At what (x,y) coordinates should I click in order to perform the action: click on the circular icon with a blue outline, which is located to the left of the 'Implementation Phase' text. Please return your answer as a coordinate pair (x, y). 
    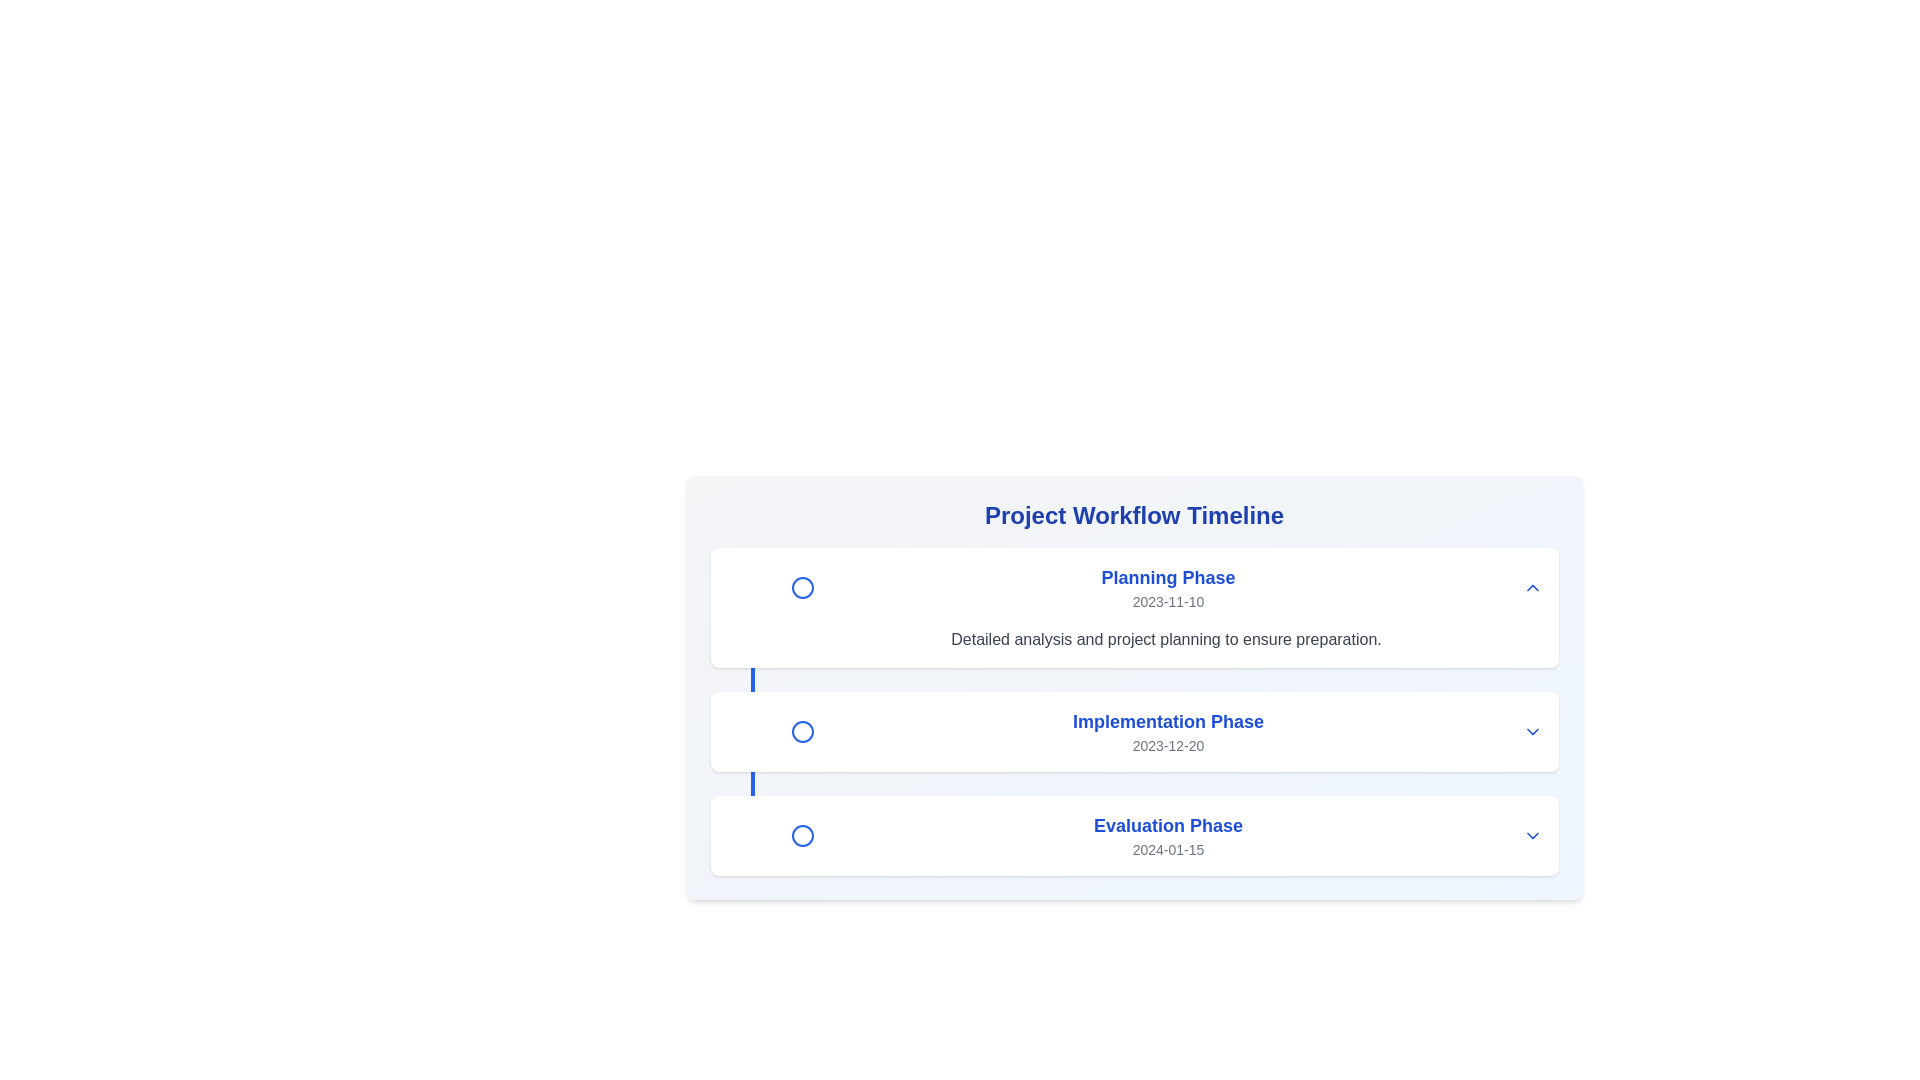
    Looking at the image, I should click on (802, 732).